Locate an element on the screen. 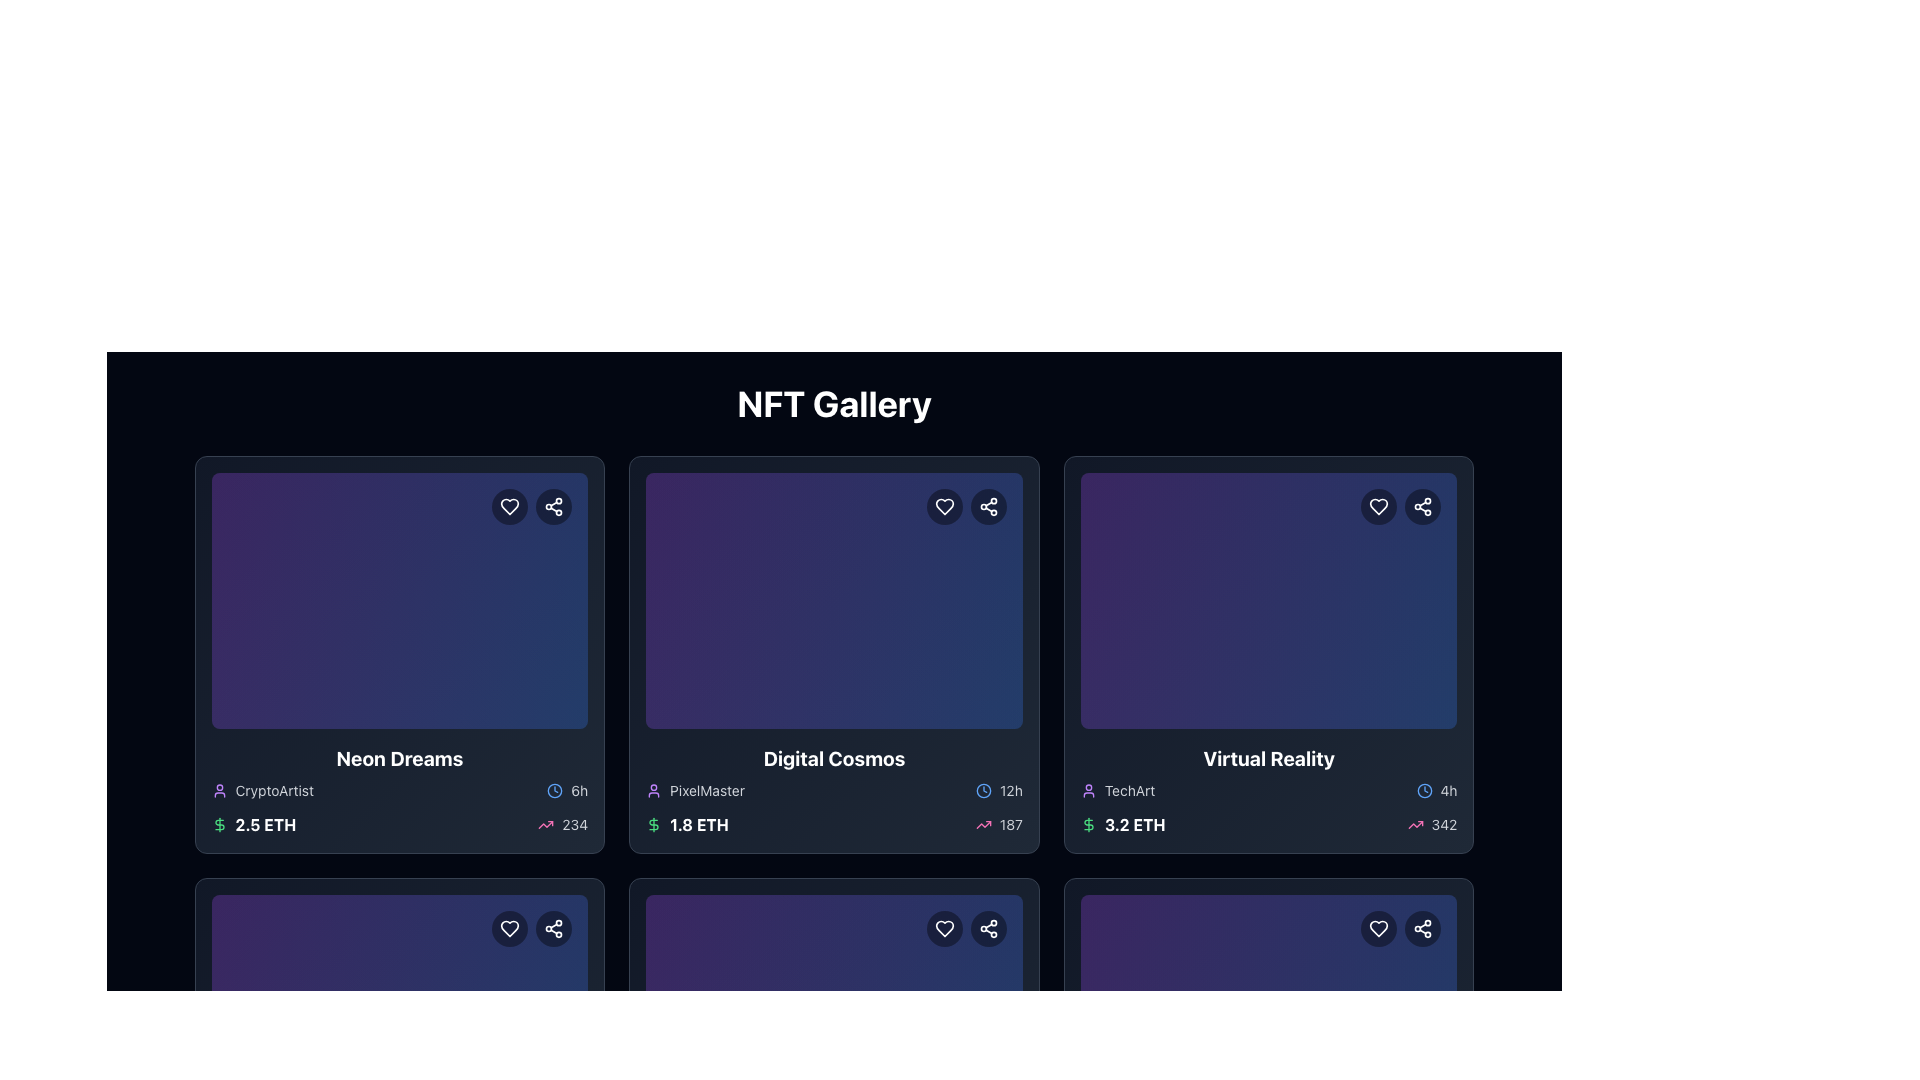 This screenshot has width=1920, height=1080. the favorite button located at the top right corner of the 'Neon Dreams' NFT card is located at coordinates (509, 505).